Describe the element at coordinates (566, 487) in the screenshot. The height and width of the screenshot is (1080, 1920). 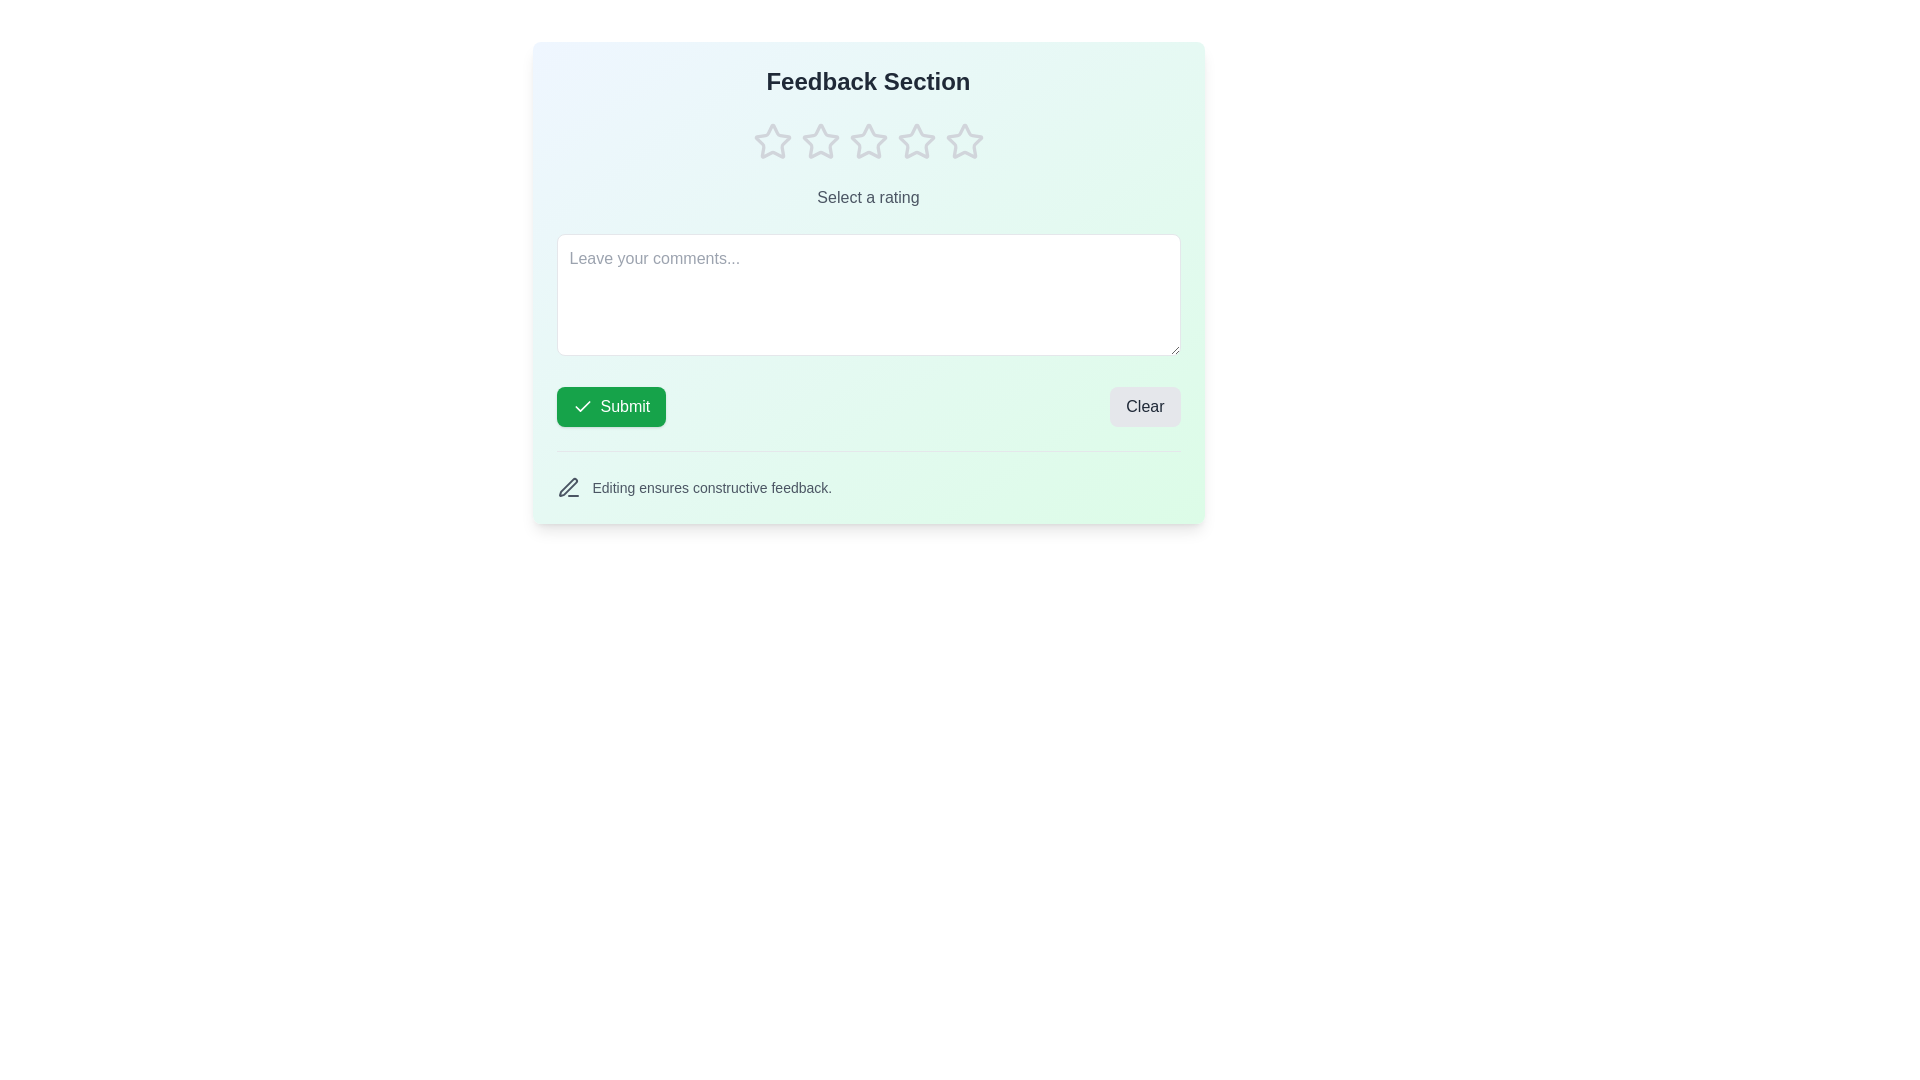
I see `the pen-shaped icon located in the feedback section` at that location.